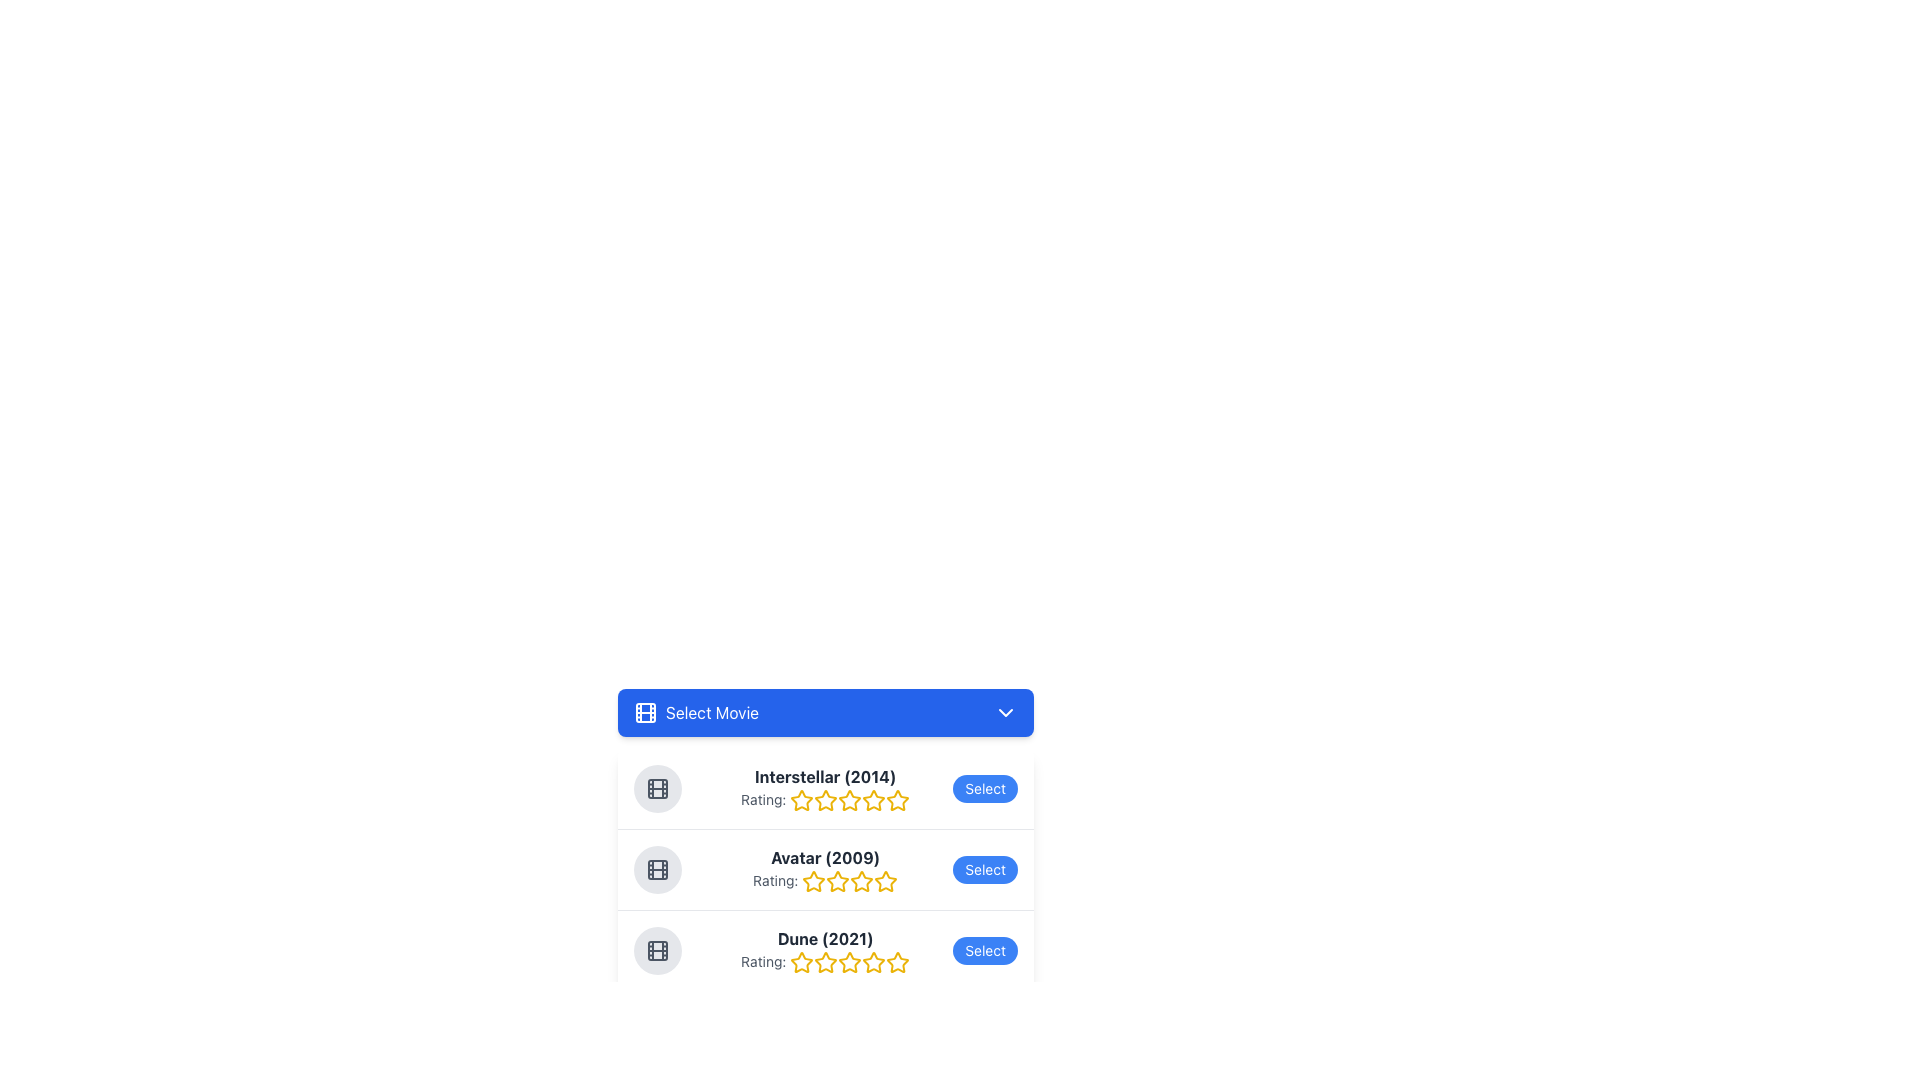 The height and width of the screenshot is (1080, 1920). What do you see at coordinates (985, 869) in the screenshot?
I see `the rounded blue 'Select' button with white text, located on the rightmost side of the row for the movie 'Avatar (2009)'` at bounding box center [985, 869].